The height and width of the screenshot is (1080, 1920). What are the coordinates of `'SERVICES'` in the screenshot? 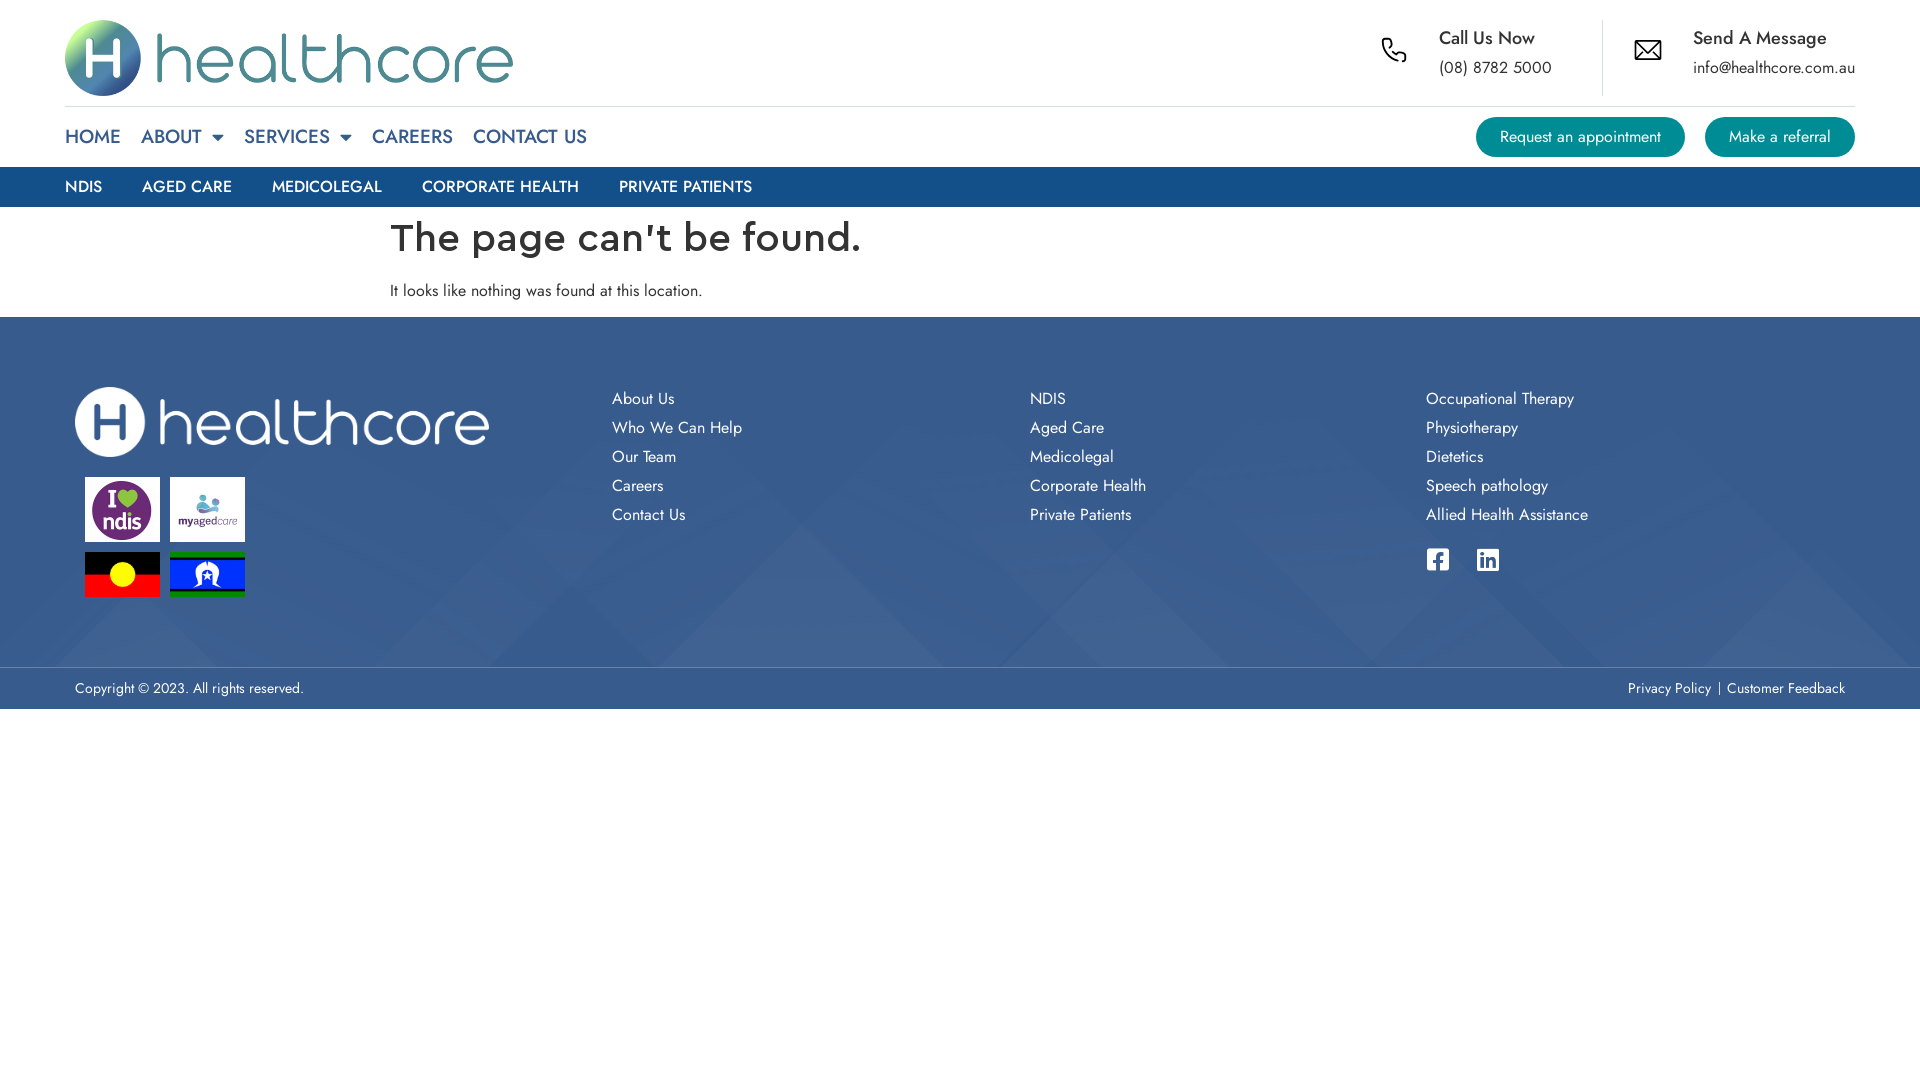 It's located at (243, 136).